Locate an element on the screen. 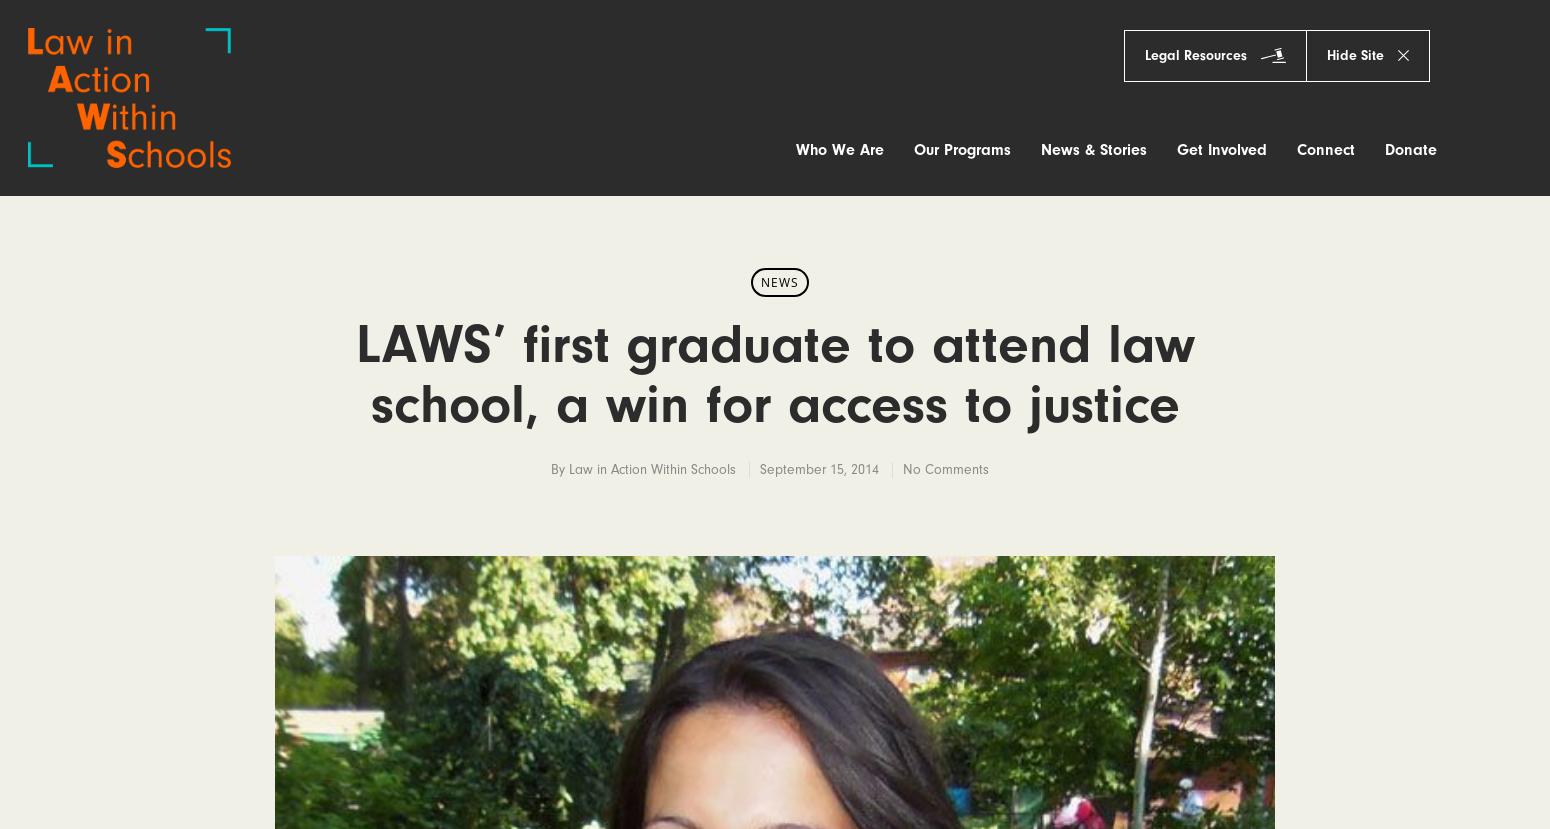 Image resolution: width=1550 pixels, height=829 pixels. 'Get Involved' is located at coordinates (1177, 148).